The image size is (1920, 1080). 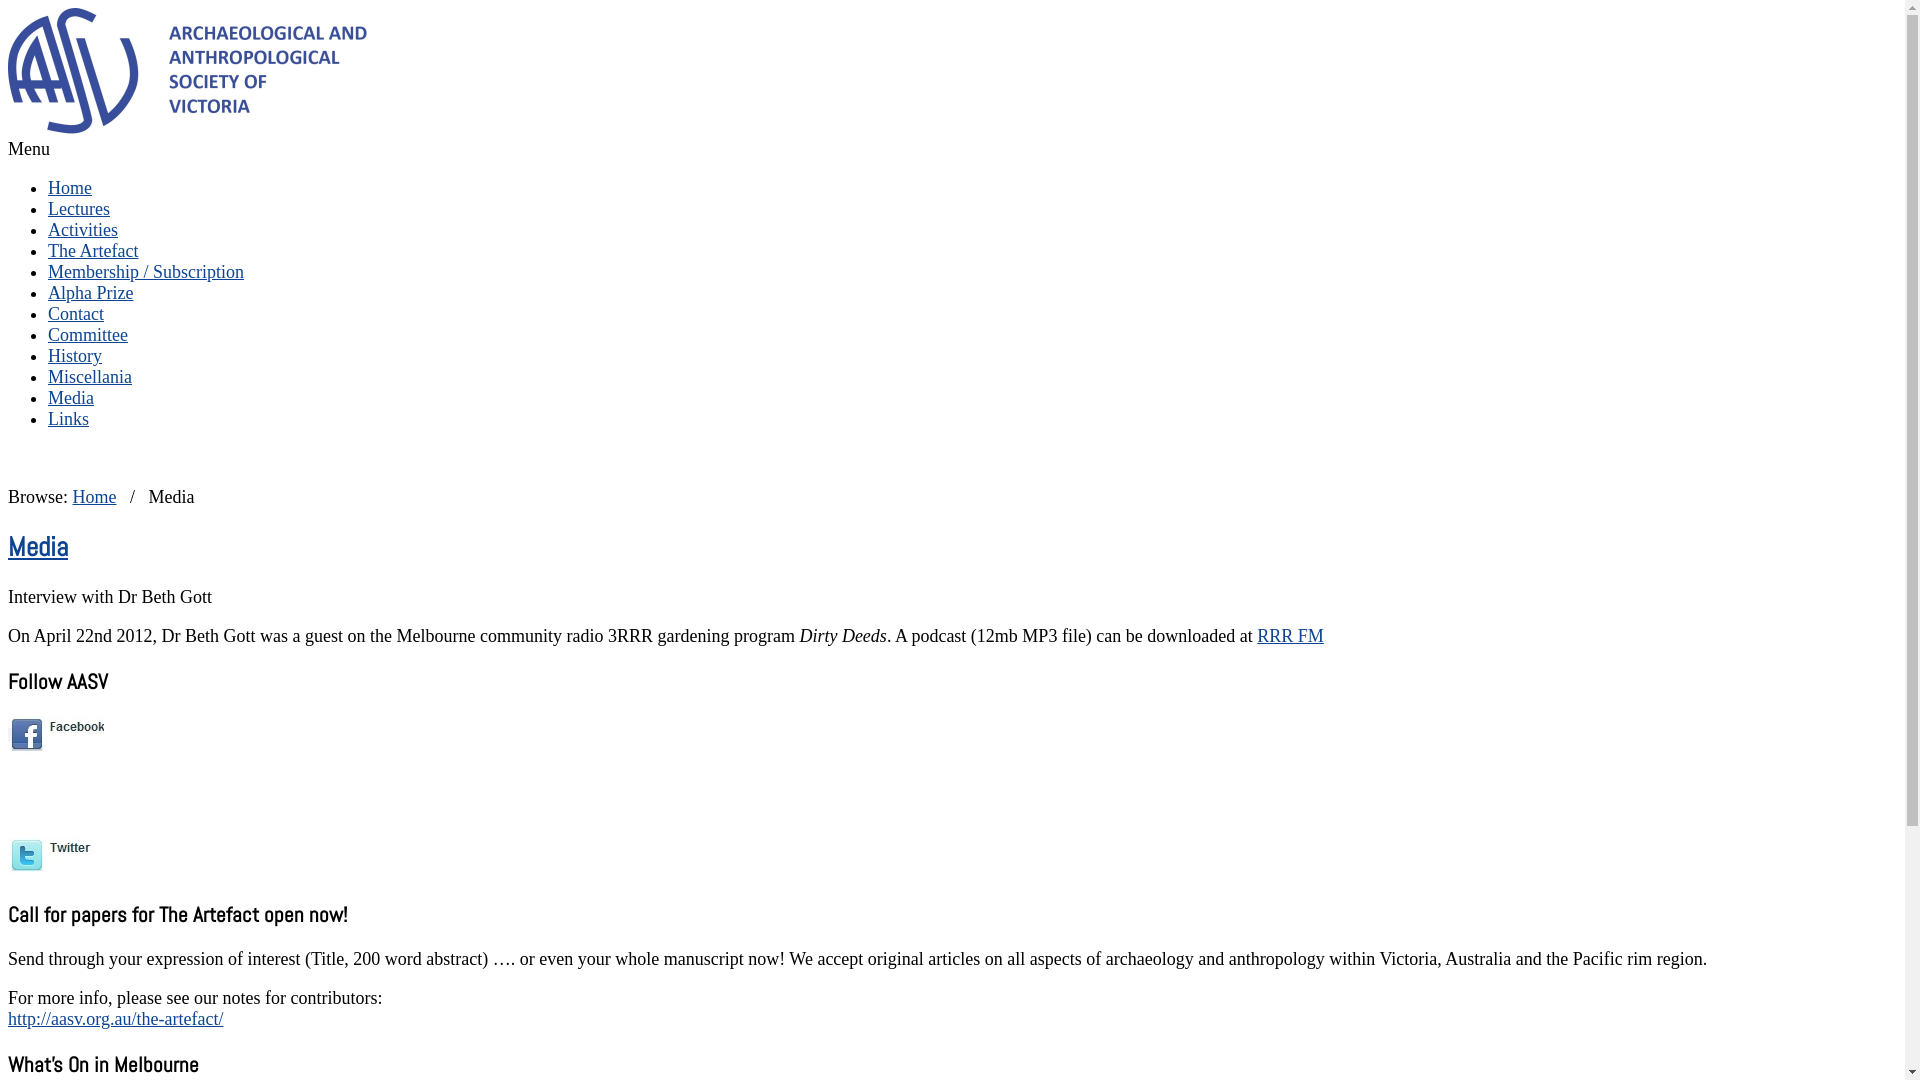 I want to click on 'Lectures', so click(x=78, y=208).